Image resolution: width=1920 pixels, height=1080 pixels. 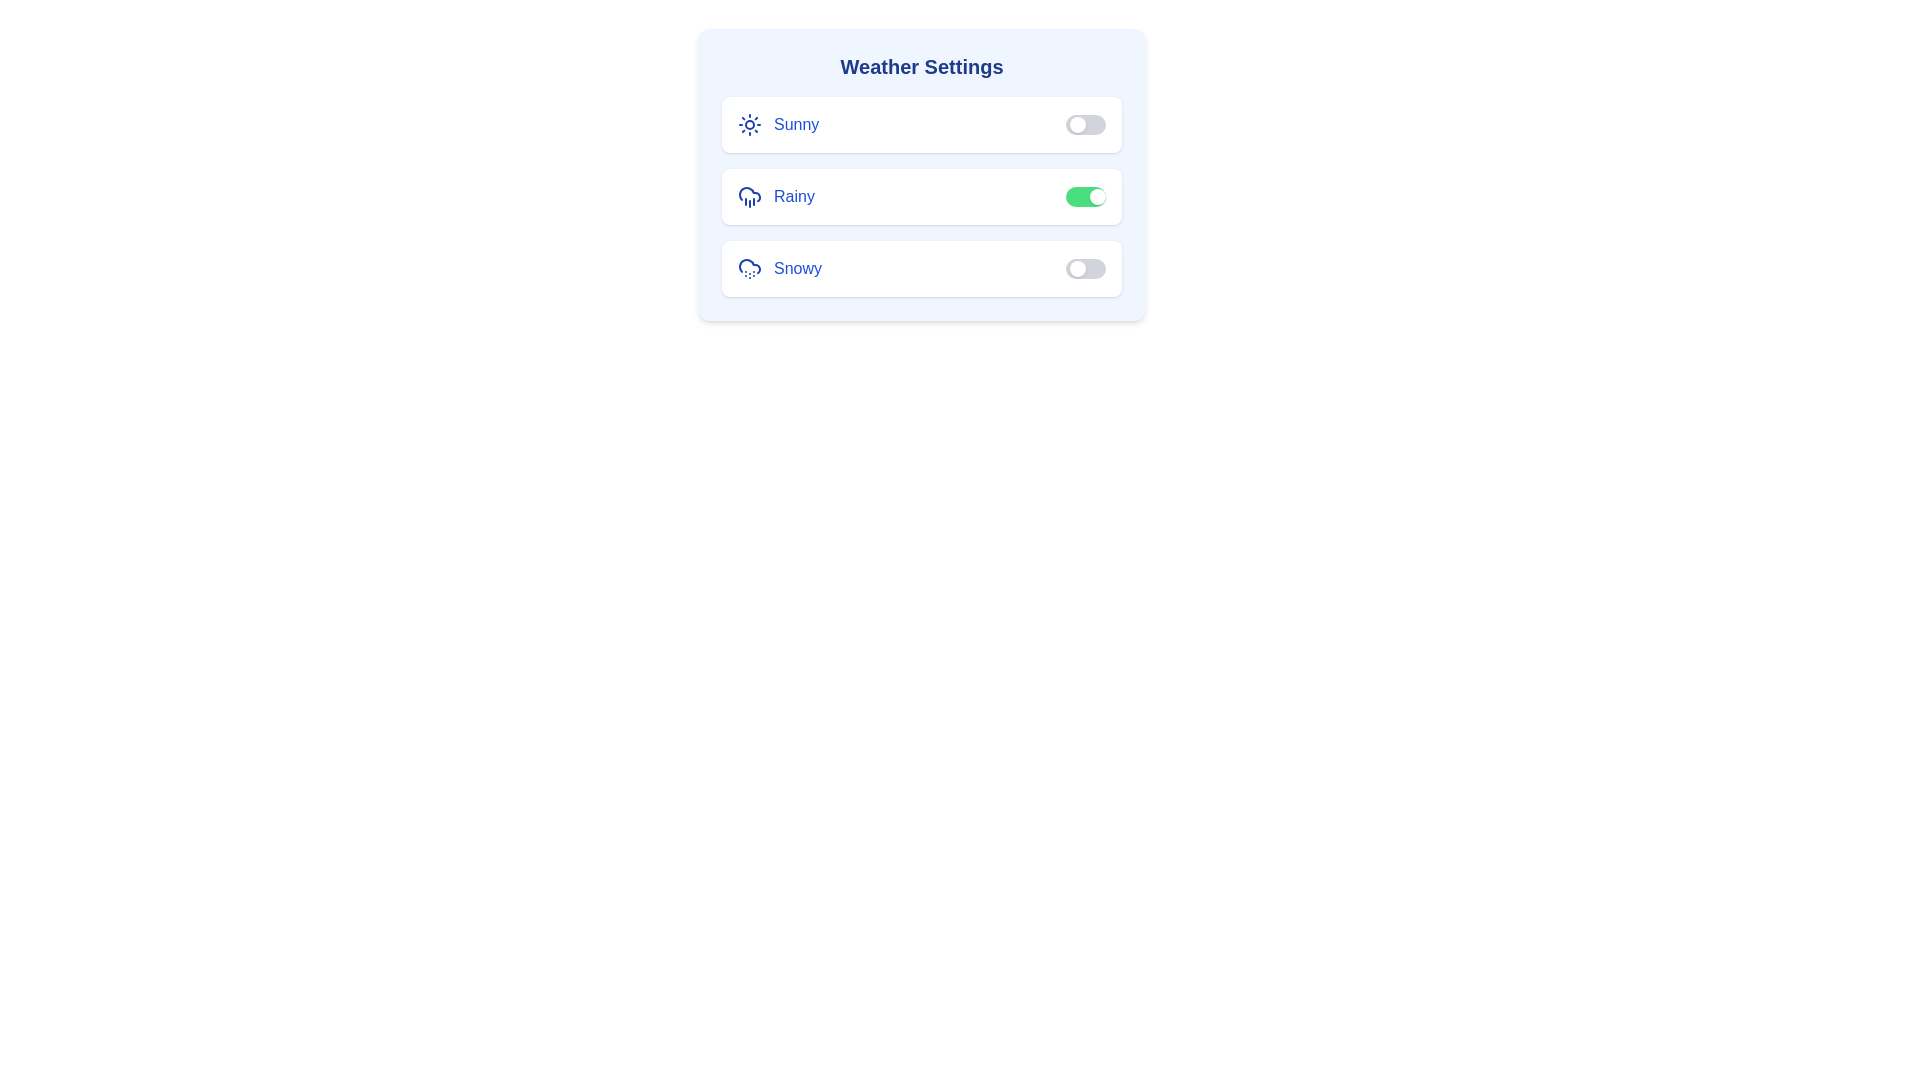 What do you see at coordinates (748, 265) in the screenshot?
I see `the blue outlined upper section of the cloud graphic icon representing the 'Snowy' option in the weather settings section` at bounding box center [748, 265].